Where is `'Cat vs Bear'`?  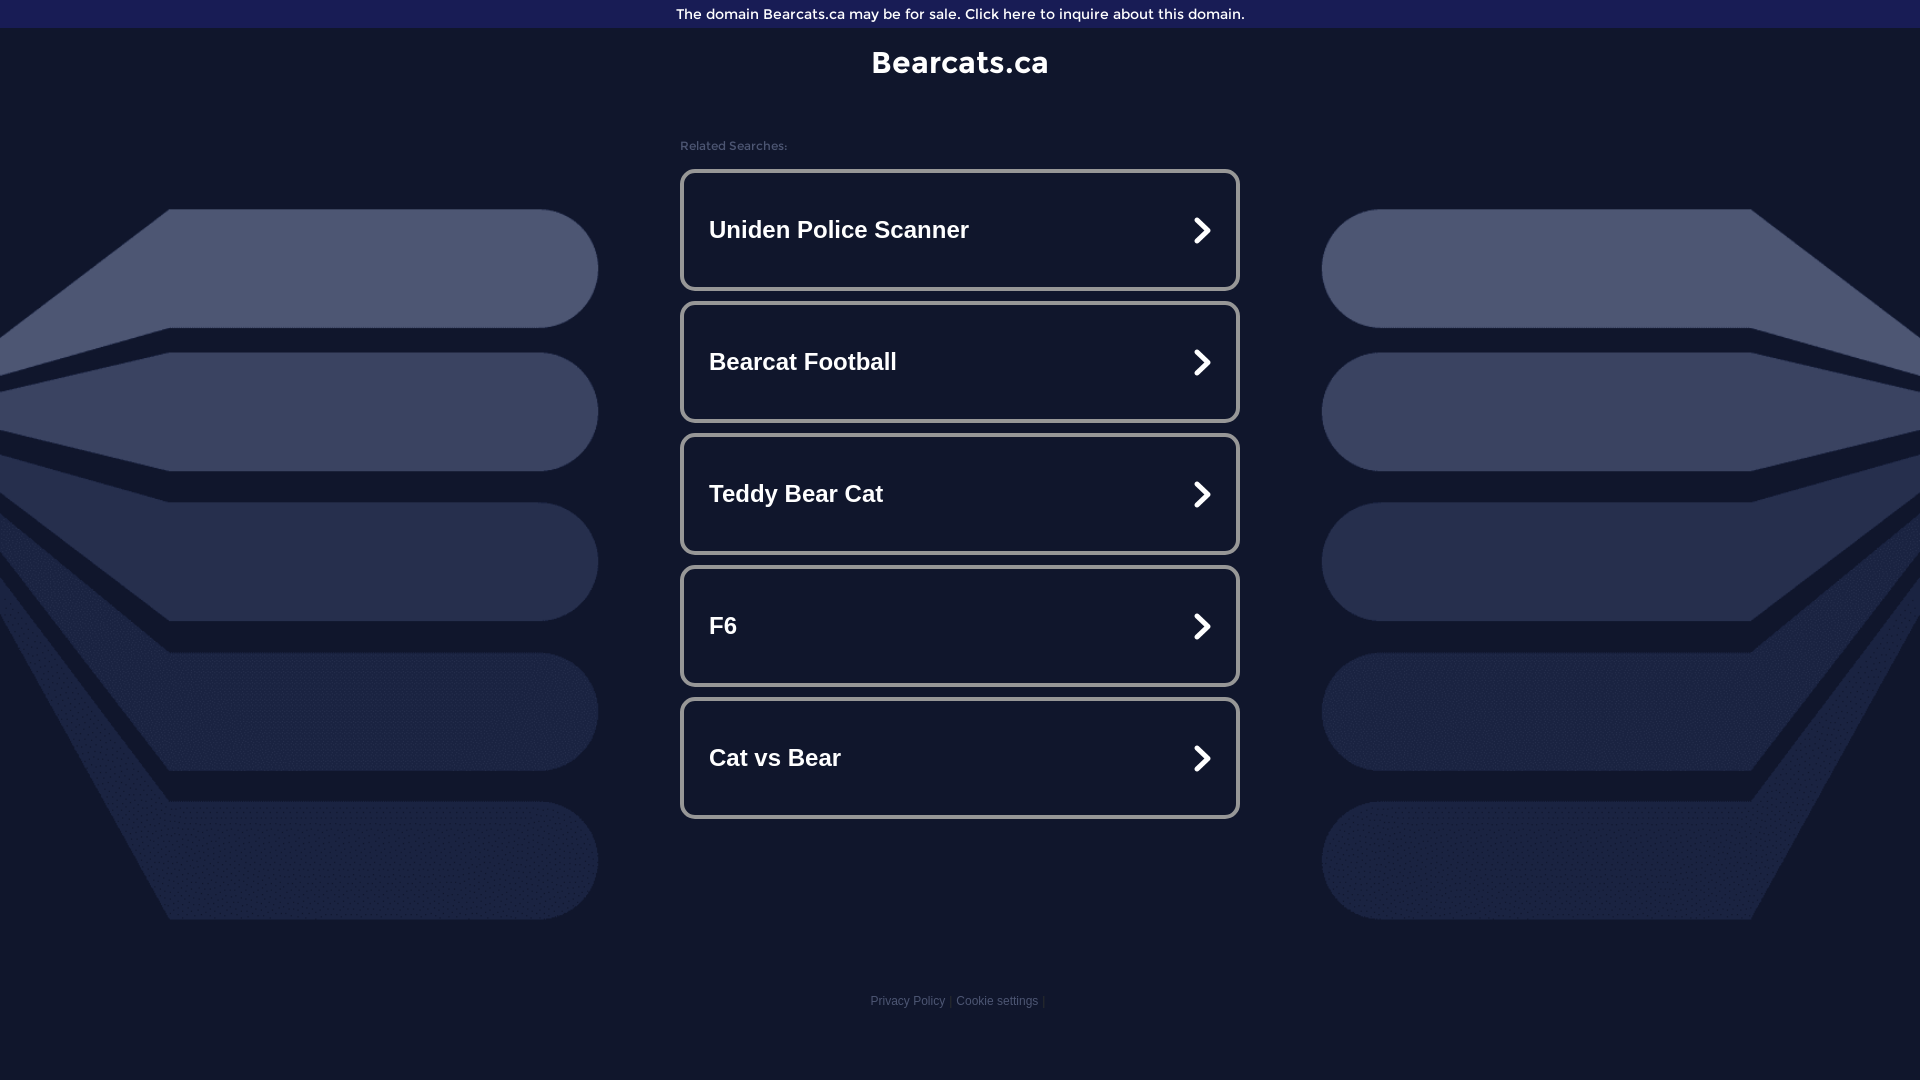 'Cat vs Bear' is located at coordinates (960, 758).